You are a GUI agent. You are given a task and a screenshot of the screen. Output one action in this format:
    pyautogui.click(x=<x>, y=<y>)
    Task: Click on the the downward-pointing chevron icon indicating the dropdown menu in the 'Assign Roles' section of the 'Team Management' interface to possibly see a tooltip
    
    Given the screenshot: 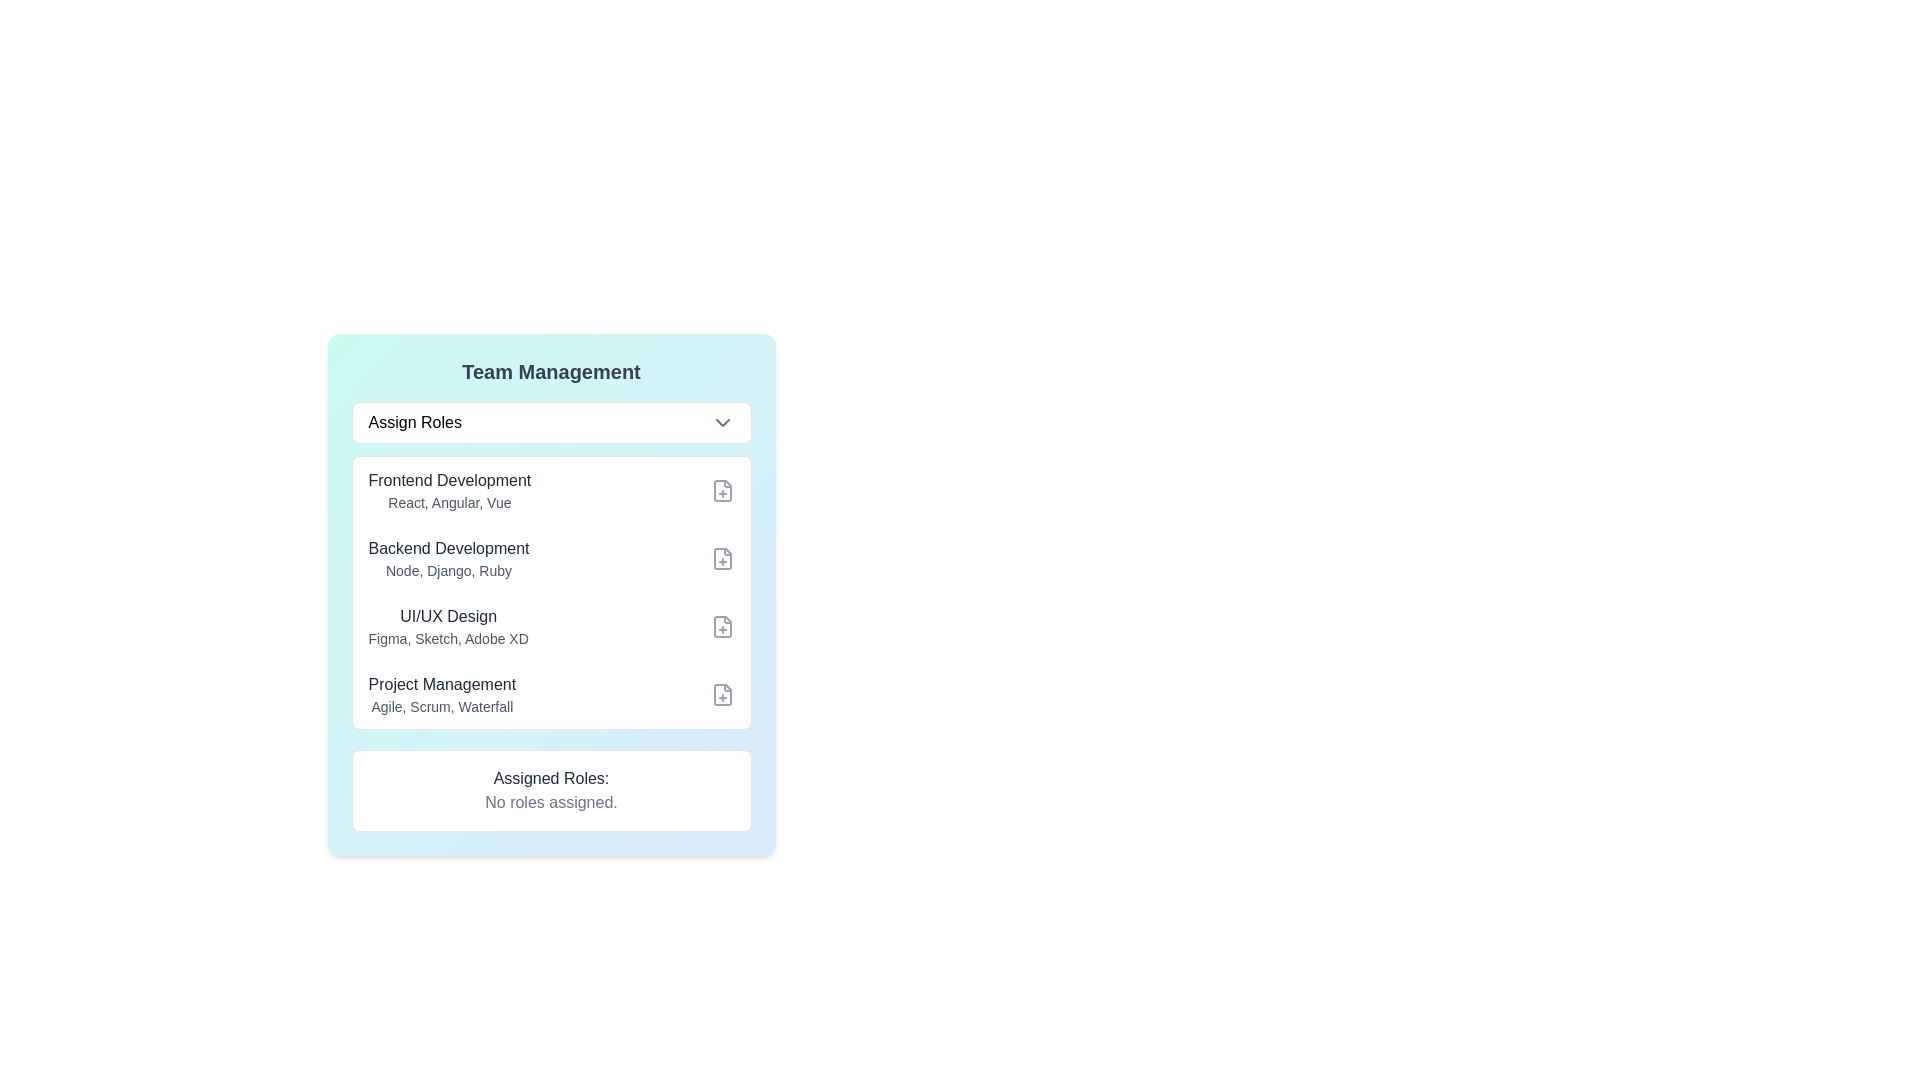 What is the action you would take?
    pyautogui.click(x=721, y=422)
    